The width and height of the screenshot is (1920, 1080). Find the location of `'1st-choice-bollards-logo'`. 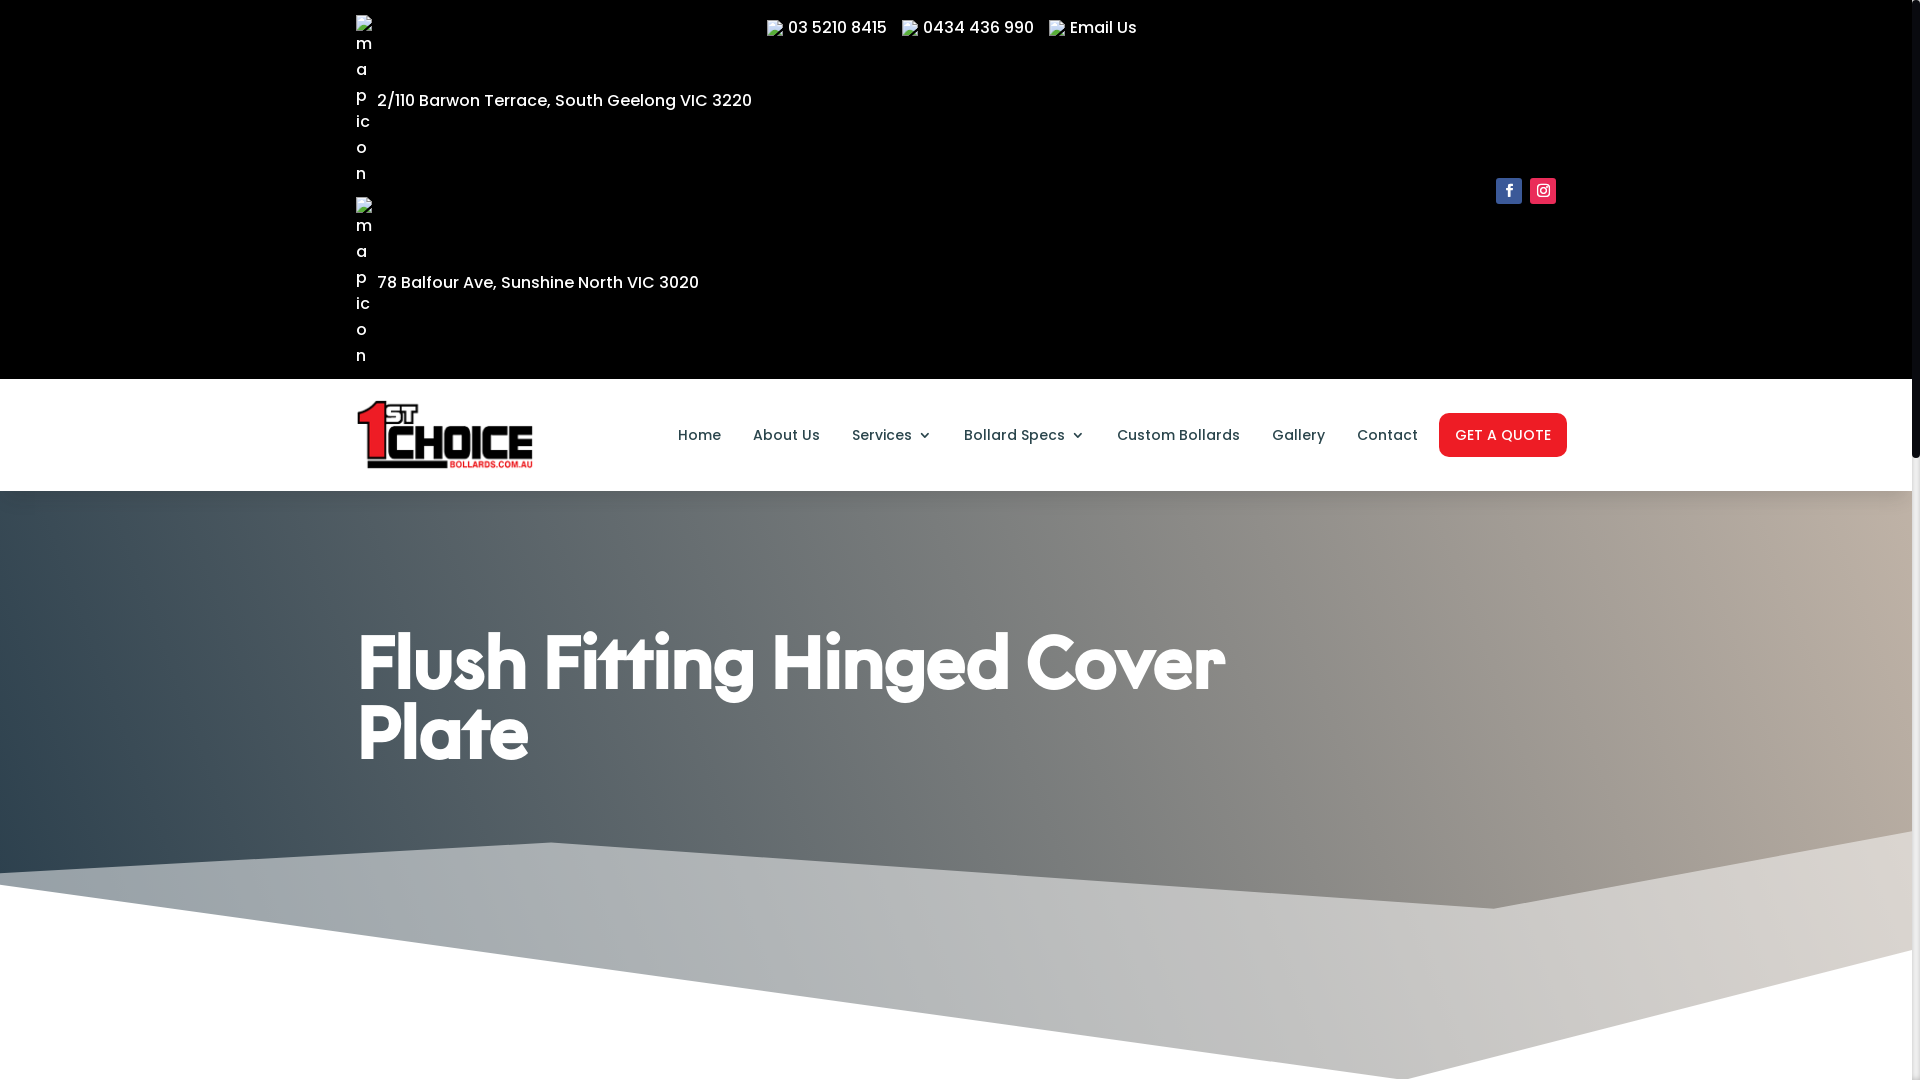

'1st-choice-bollards-logo' is located at coordinates (445, 434).